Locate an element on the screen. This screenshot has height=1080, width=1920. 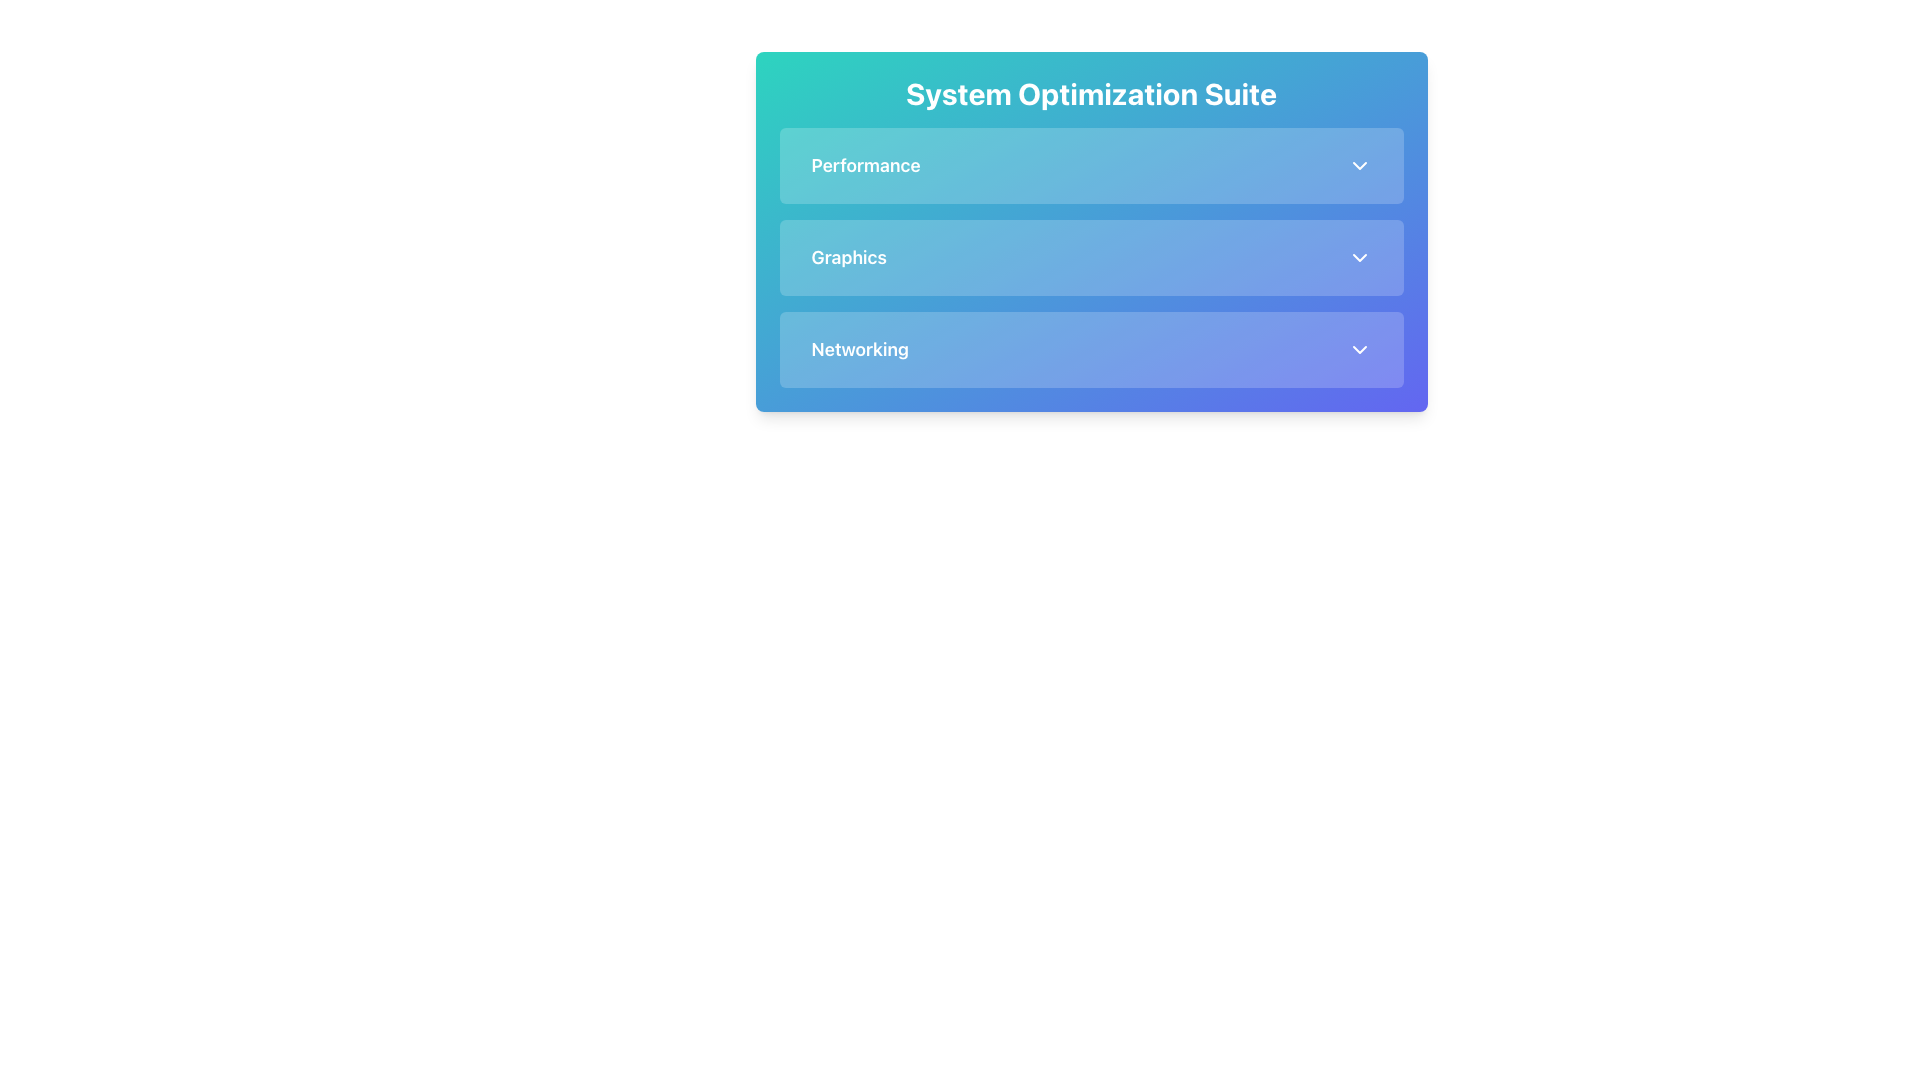
the third downward-facing chevron icon located to the right of the 'Networking' text is located at coordinates (1359, 349).